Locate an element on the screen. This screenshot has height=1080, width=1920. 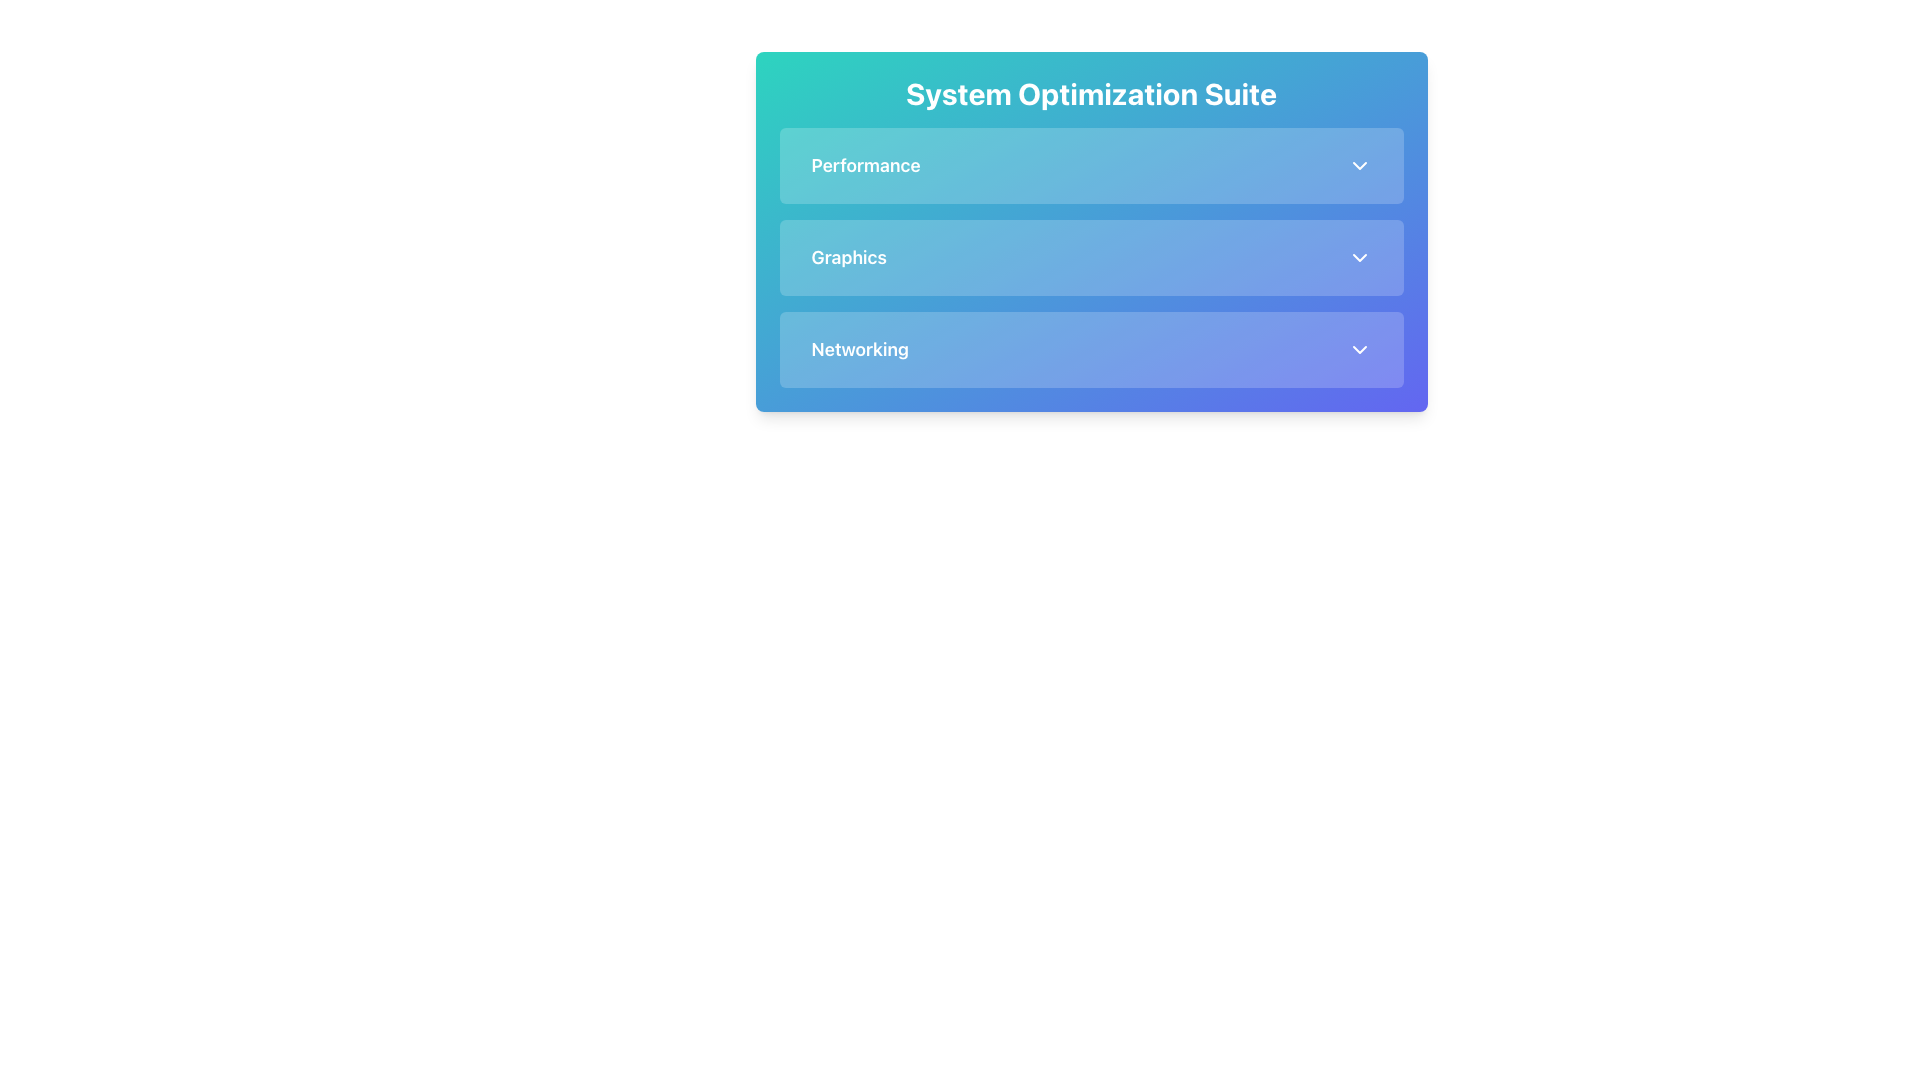
the third downward-facing chevron icon located to the right of the 'Networking' text is located at coordinates (1359, 349).